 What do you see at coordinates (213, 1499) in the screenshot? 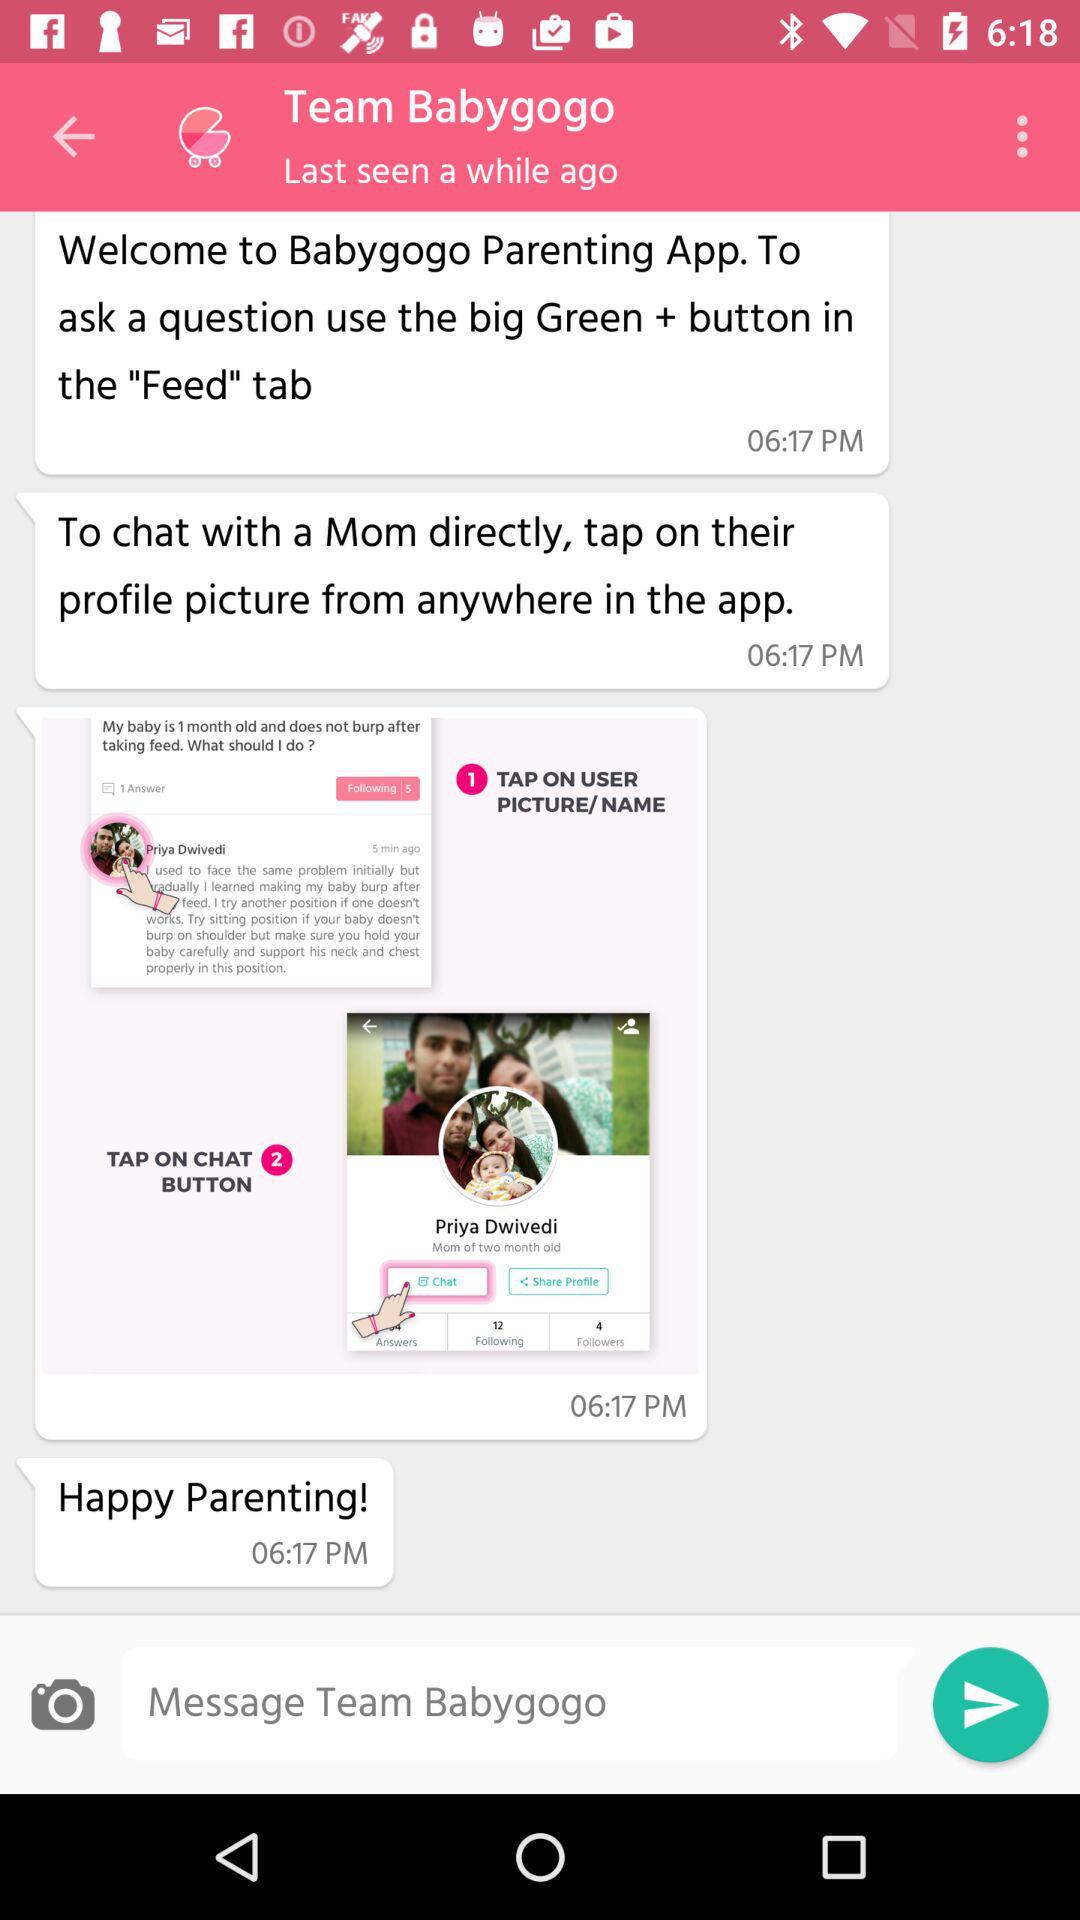
I see `item above the 06:17 pm icon` at bounding box center [213, 1499].